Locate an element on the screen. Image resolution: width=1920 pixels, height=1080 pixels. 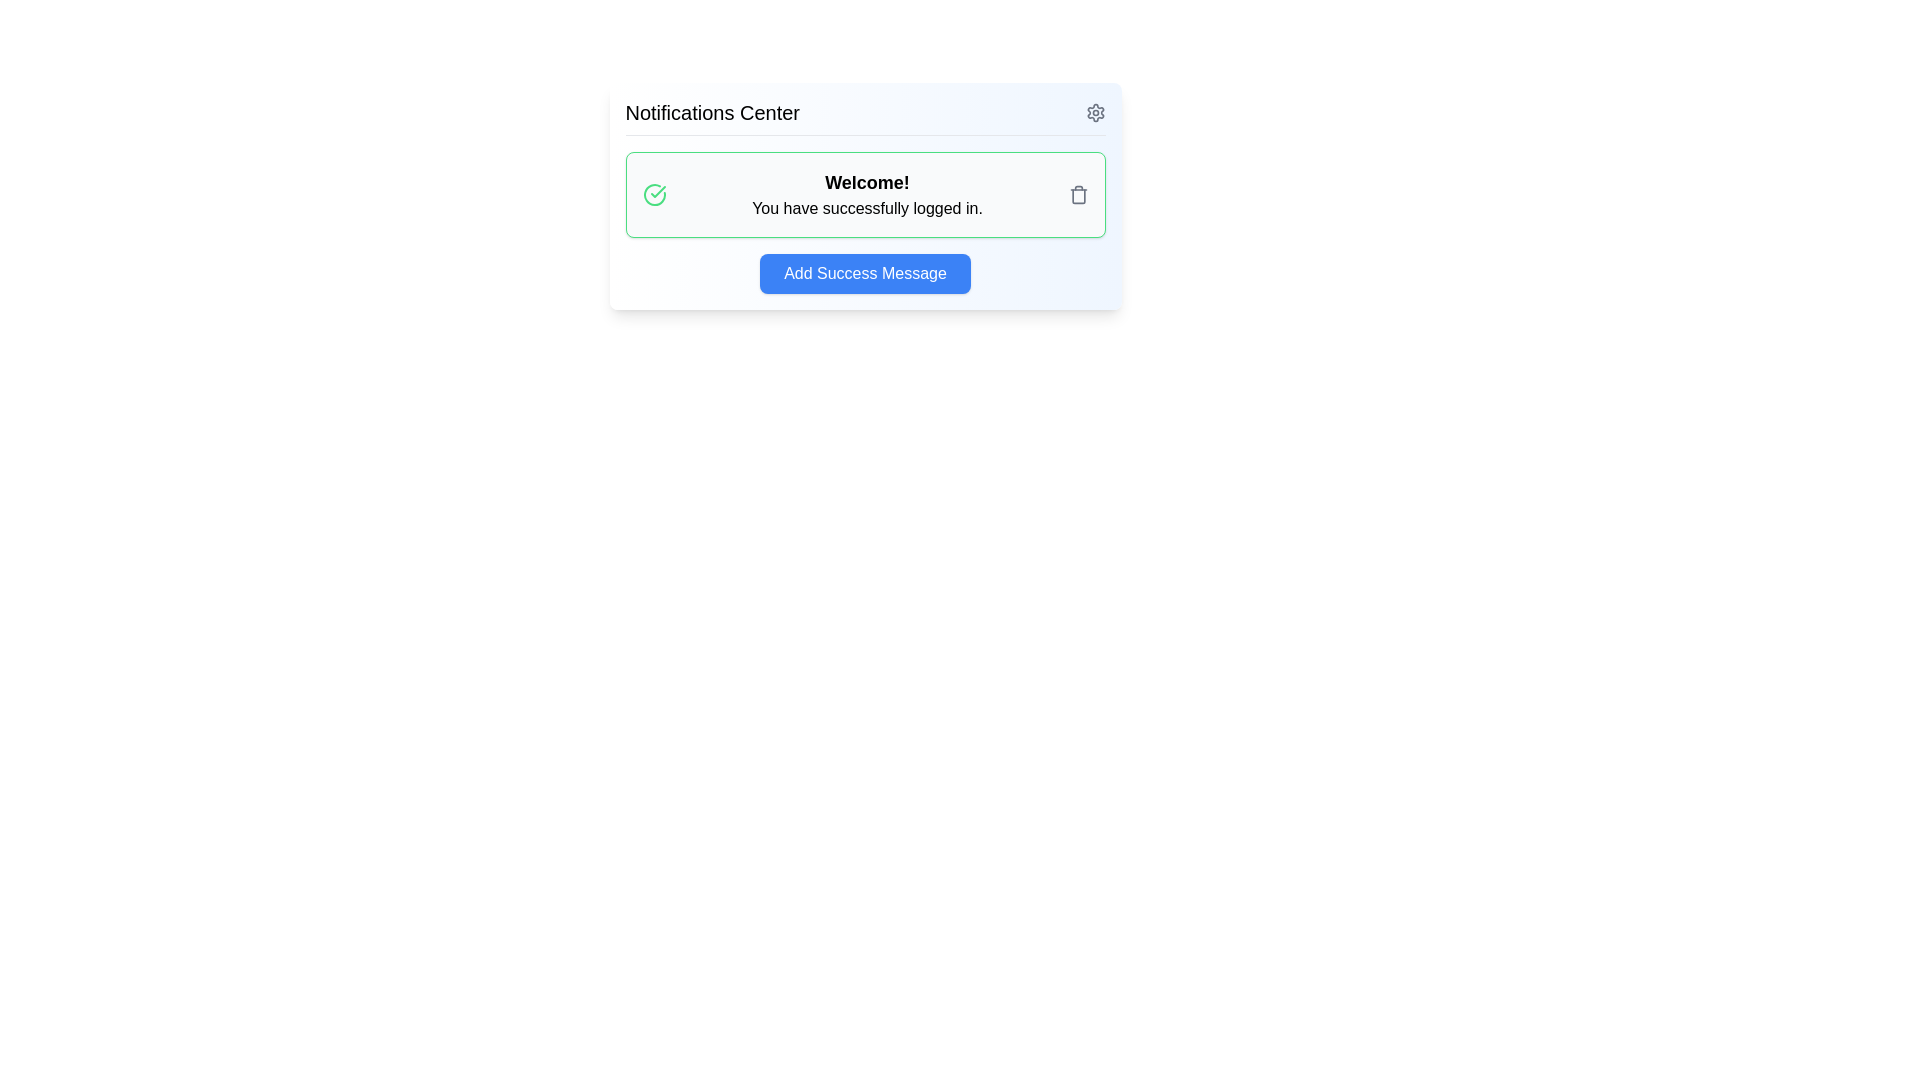
the static text element displaying 'You have successfully logged in.' which is located beneath the heading 'Welcome!' within a bordered box with a green outline is located at coordinates (867, 208).